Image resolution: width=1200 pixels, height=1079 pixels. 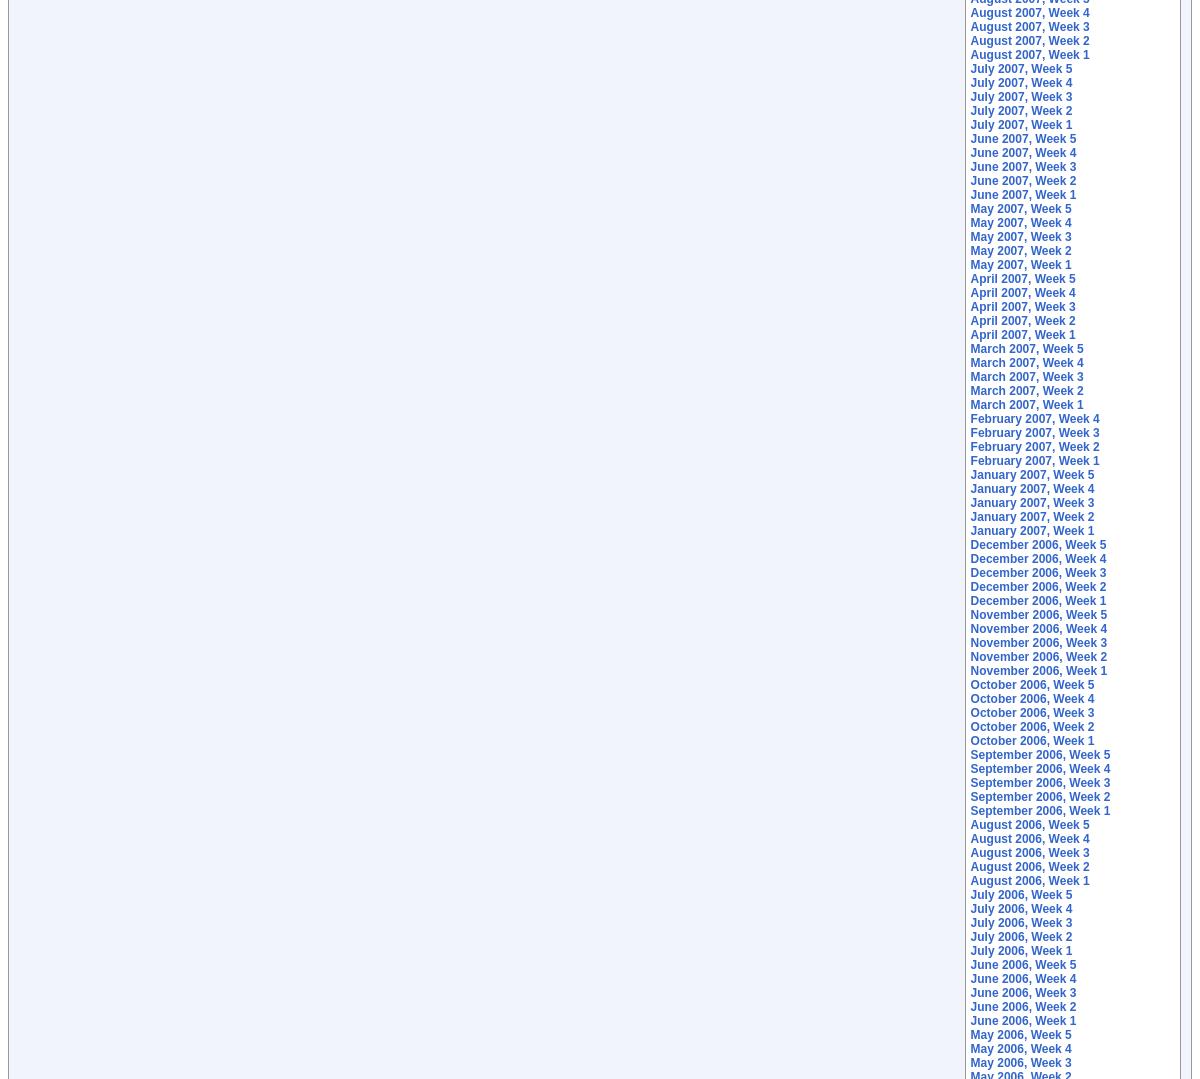 What do you see at coordinates (1038, 615) in the screenshot?
I see `'November 2006, Week 5'` at bounding box center [1038, 615].